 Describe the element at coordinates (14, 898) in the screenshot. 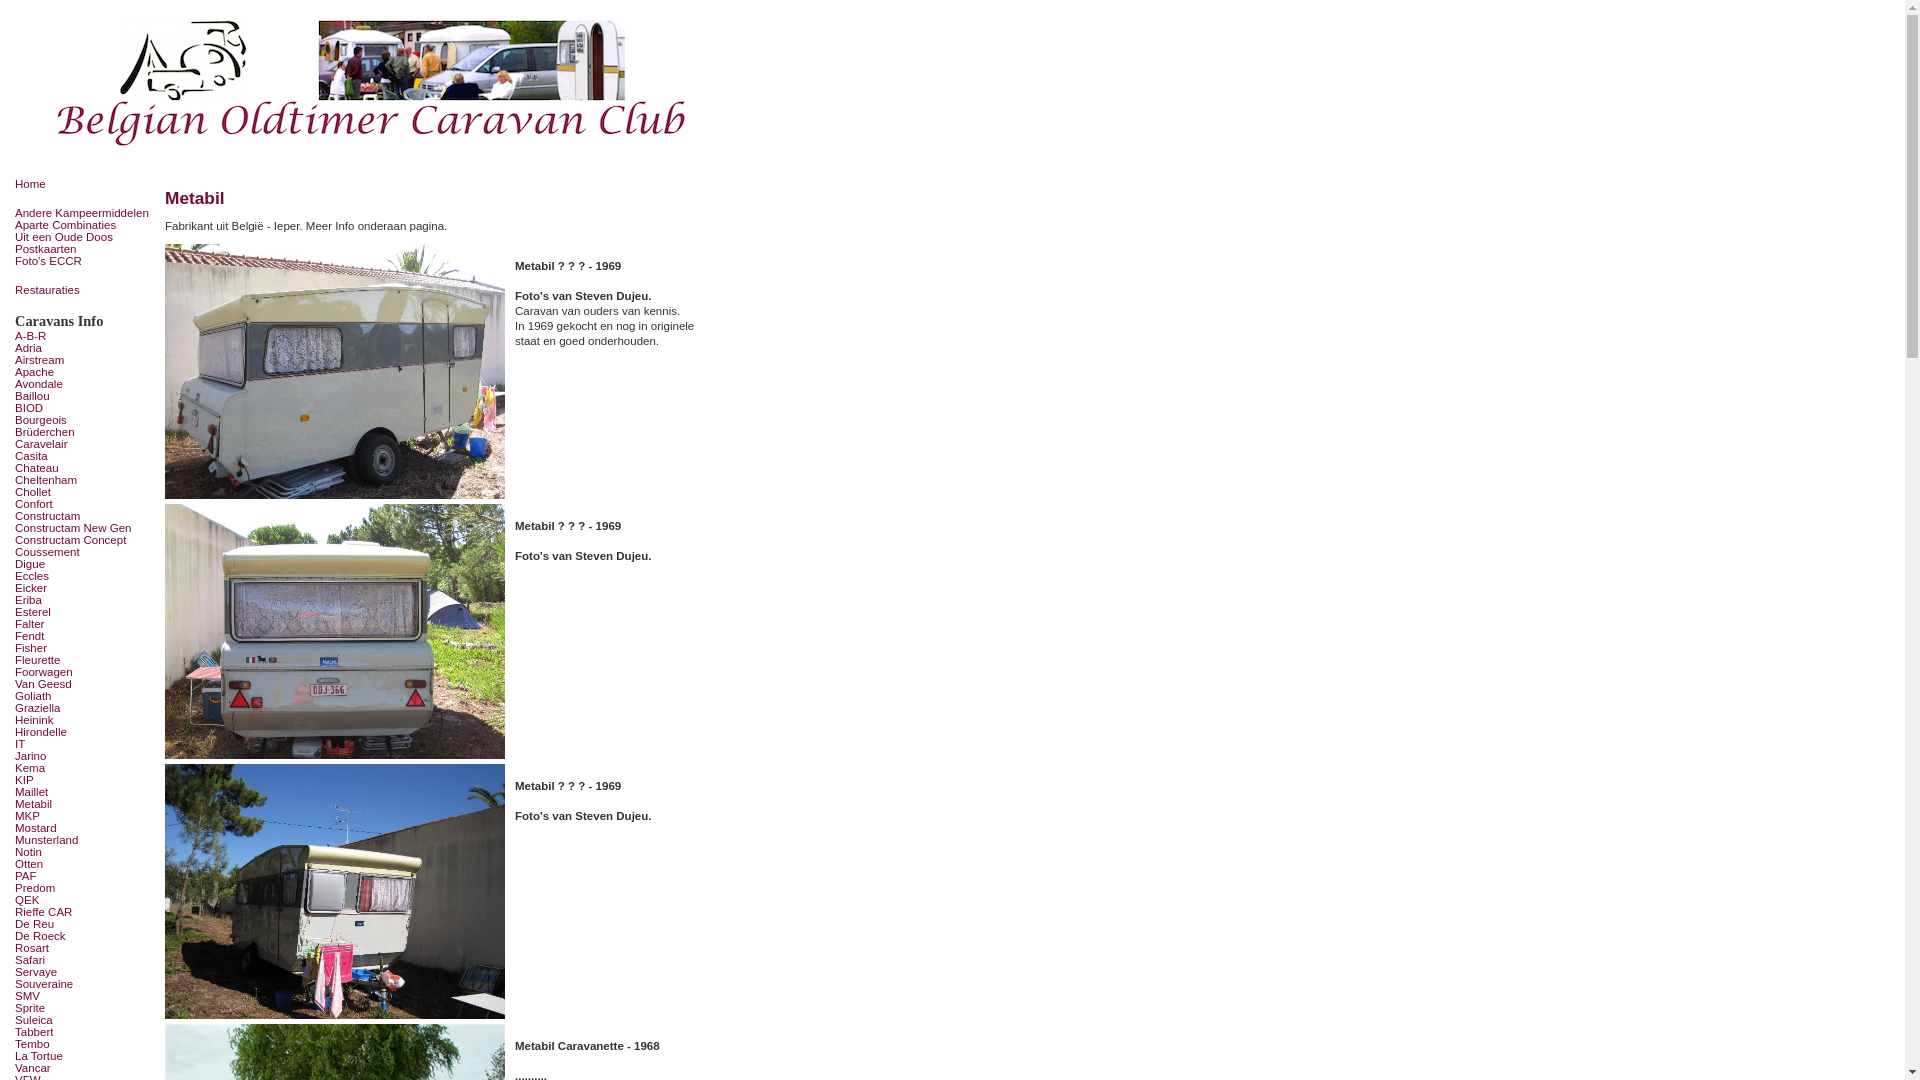

I see `'QEK'` at that location.